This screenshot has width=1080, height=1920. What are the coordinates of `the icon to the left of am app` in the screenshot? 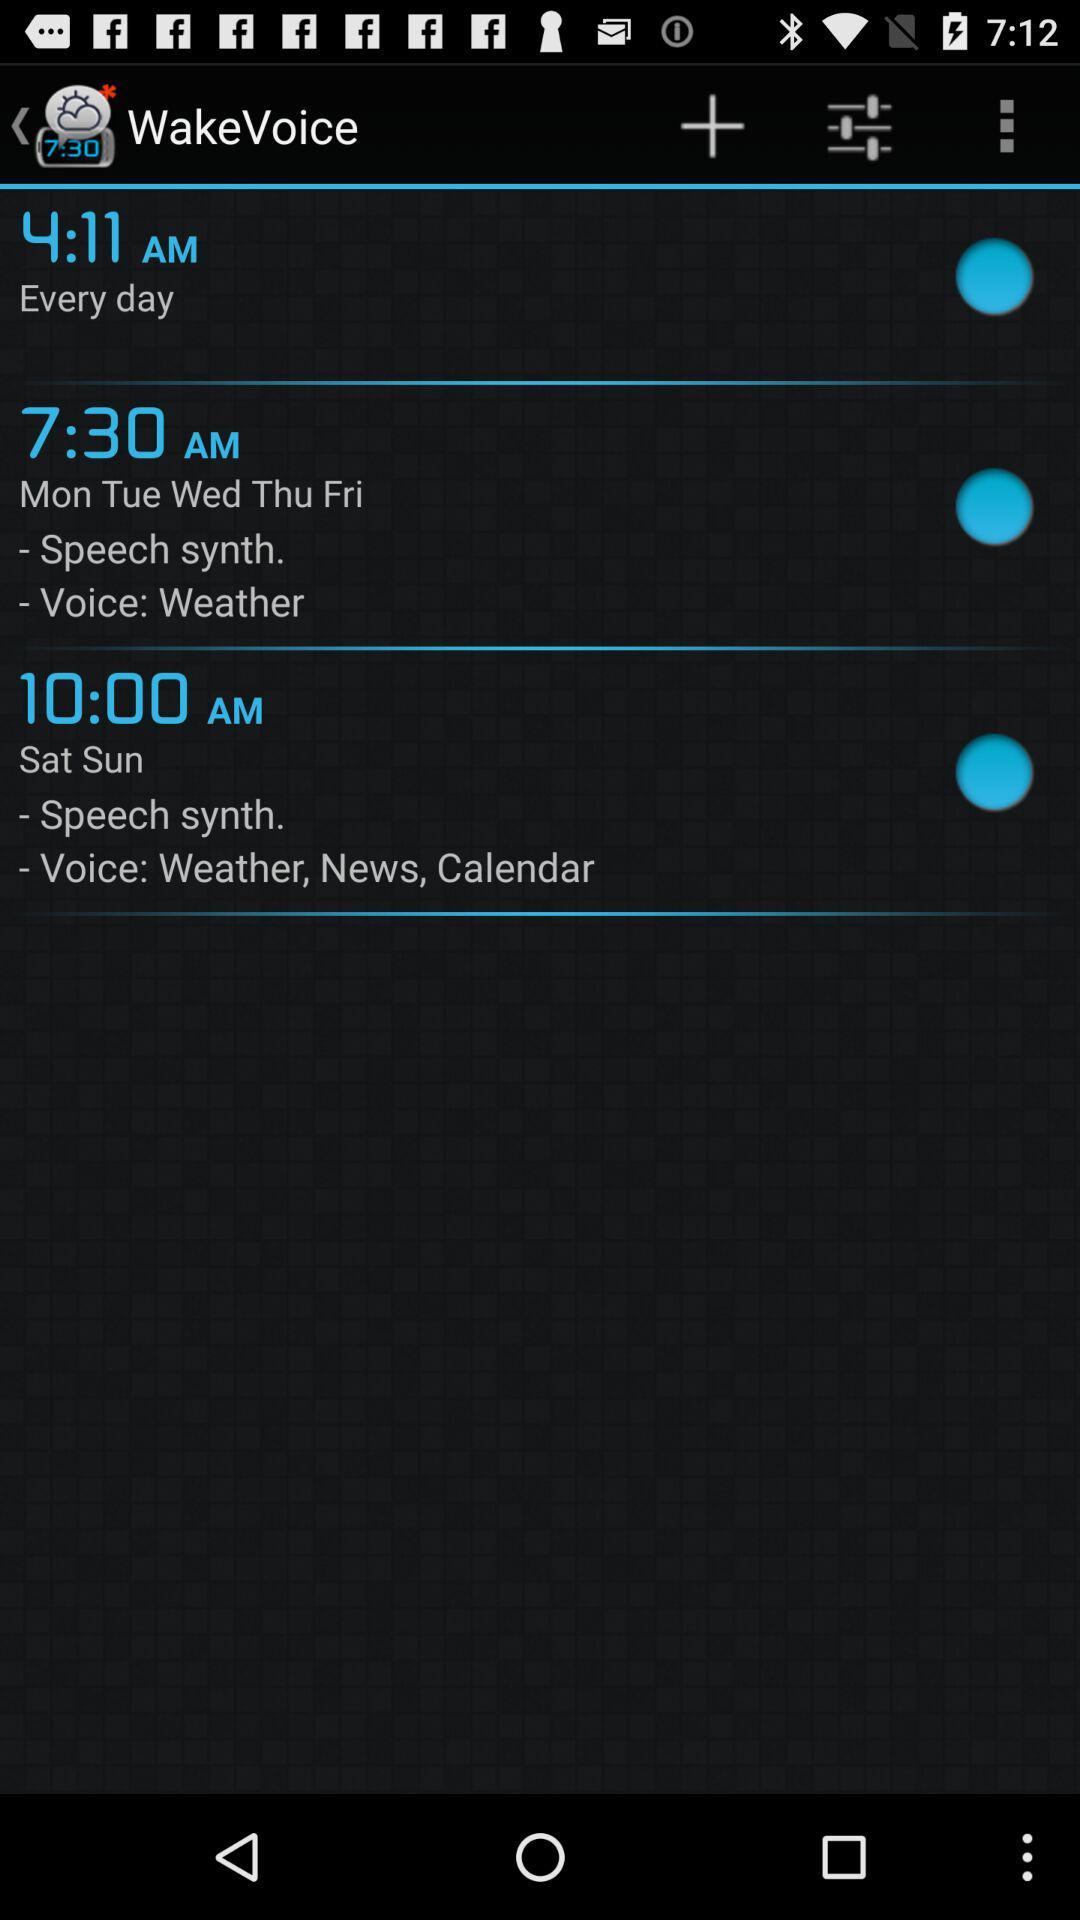 It's located at (101, 427).